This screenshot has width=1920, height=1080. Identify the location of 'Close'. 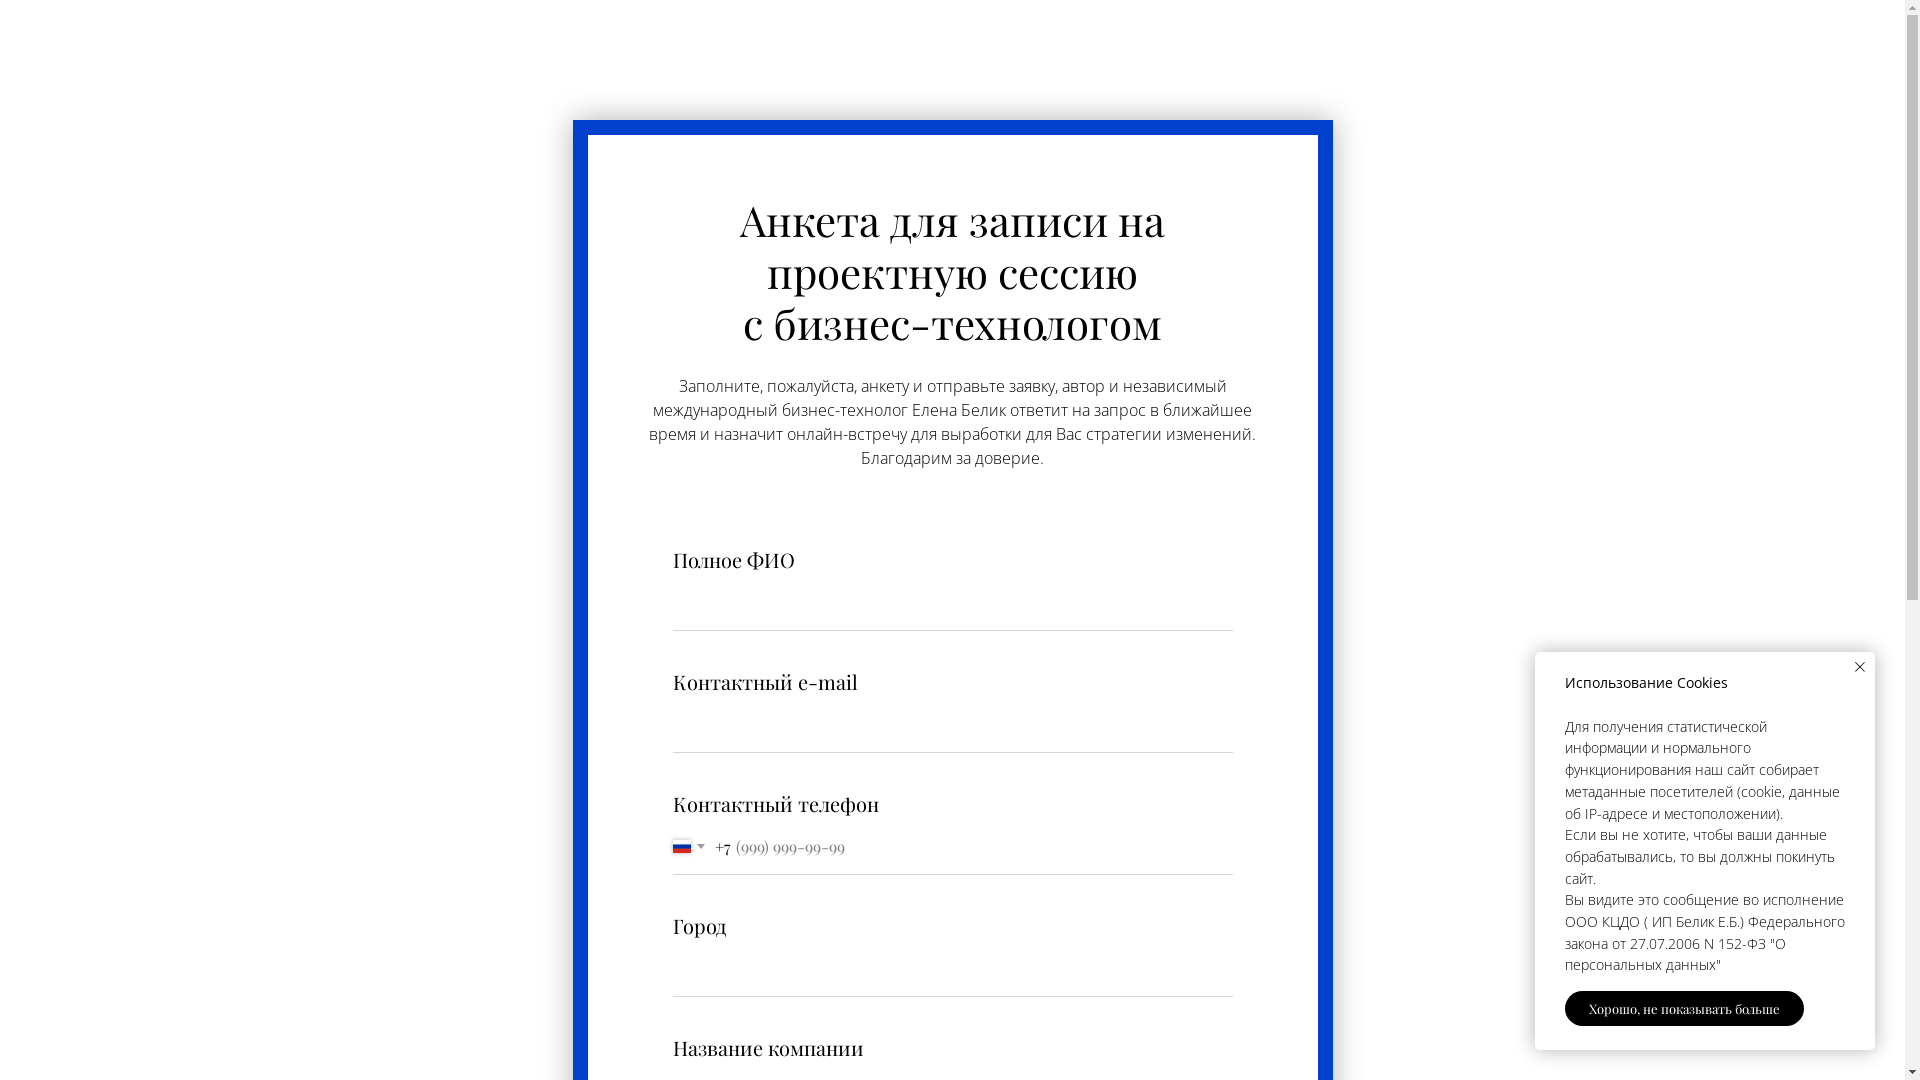
(1859, 667).